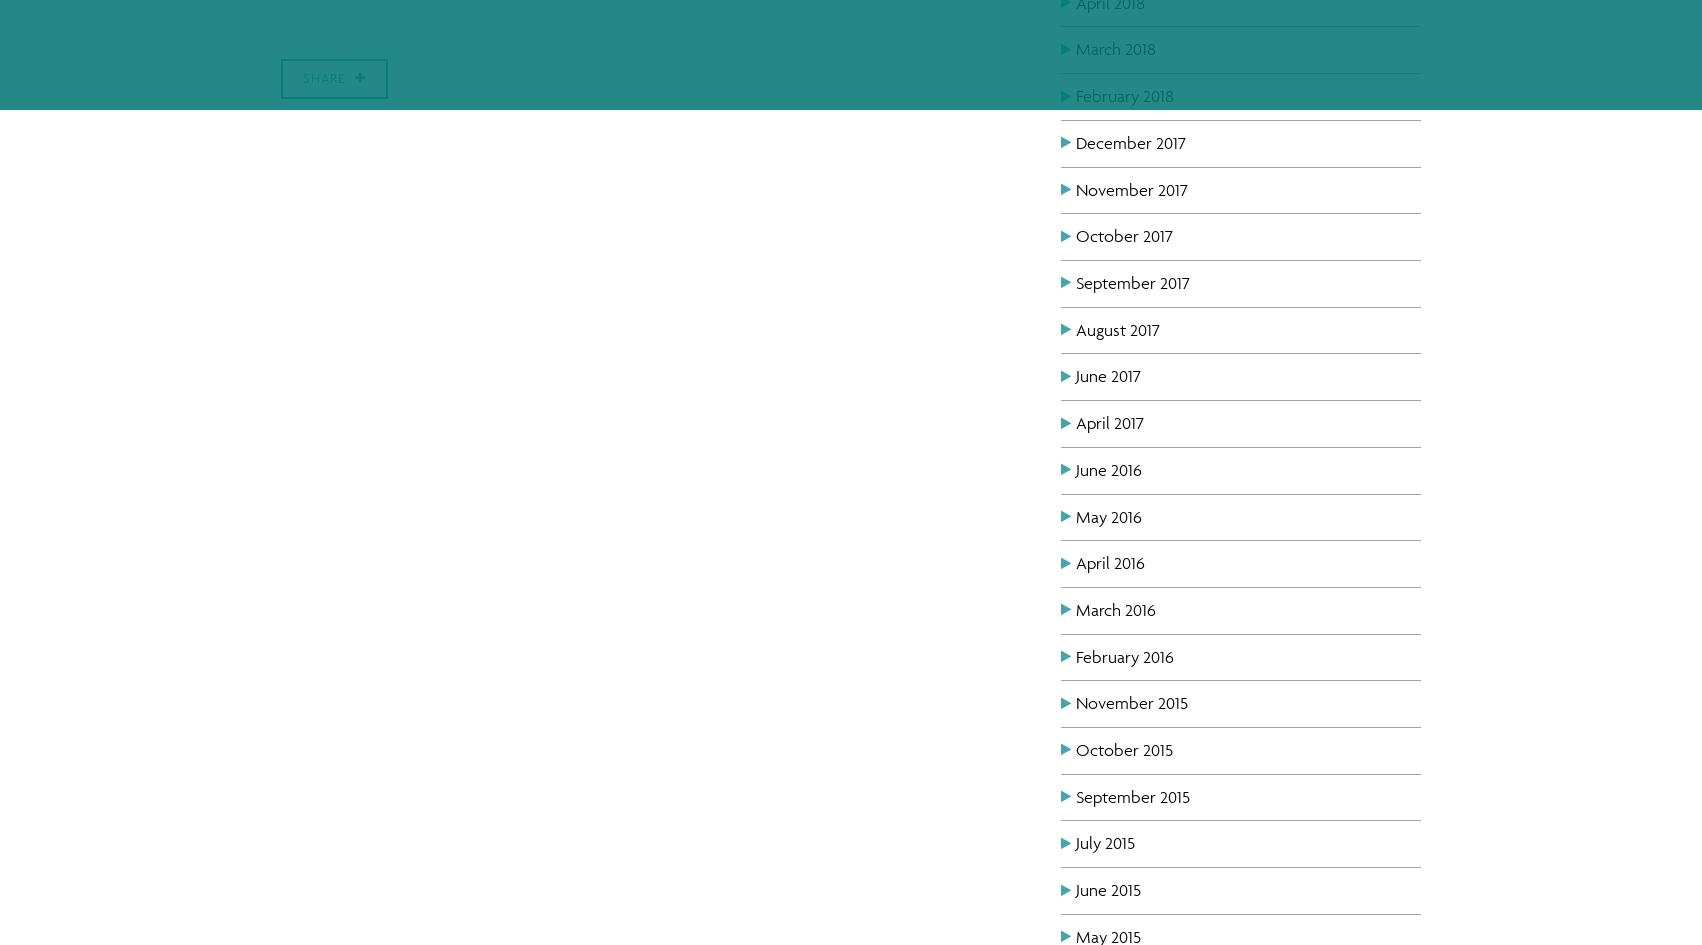 Image resolution: width=1702 pixels, height=945 pixels. What do you see at coordinates (1124, 655) in the screenshot?
I see `'February 2016'` at bounding box center [1124, 655].